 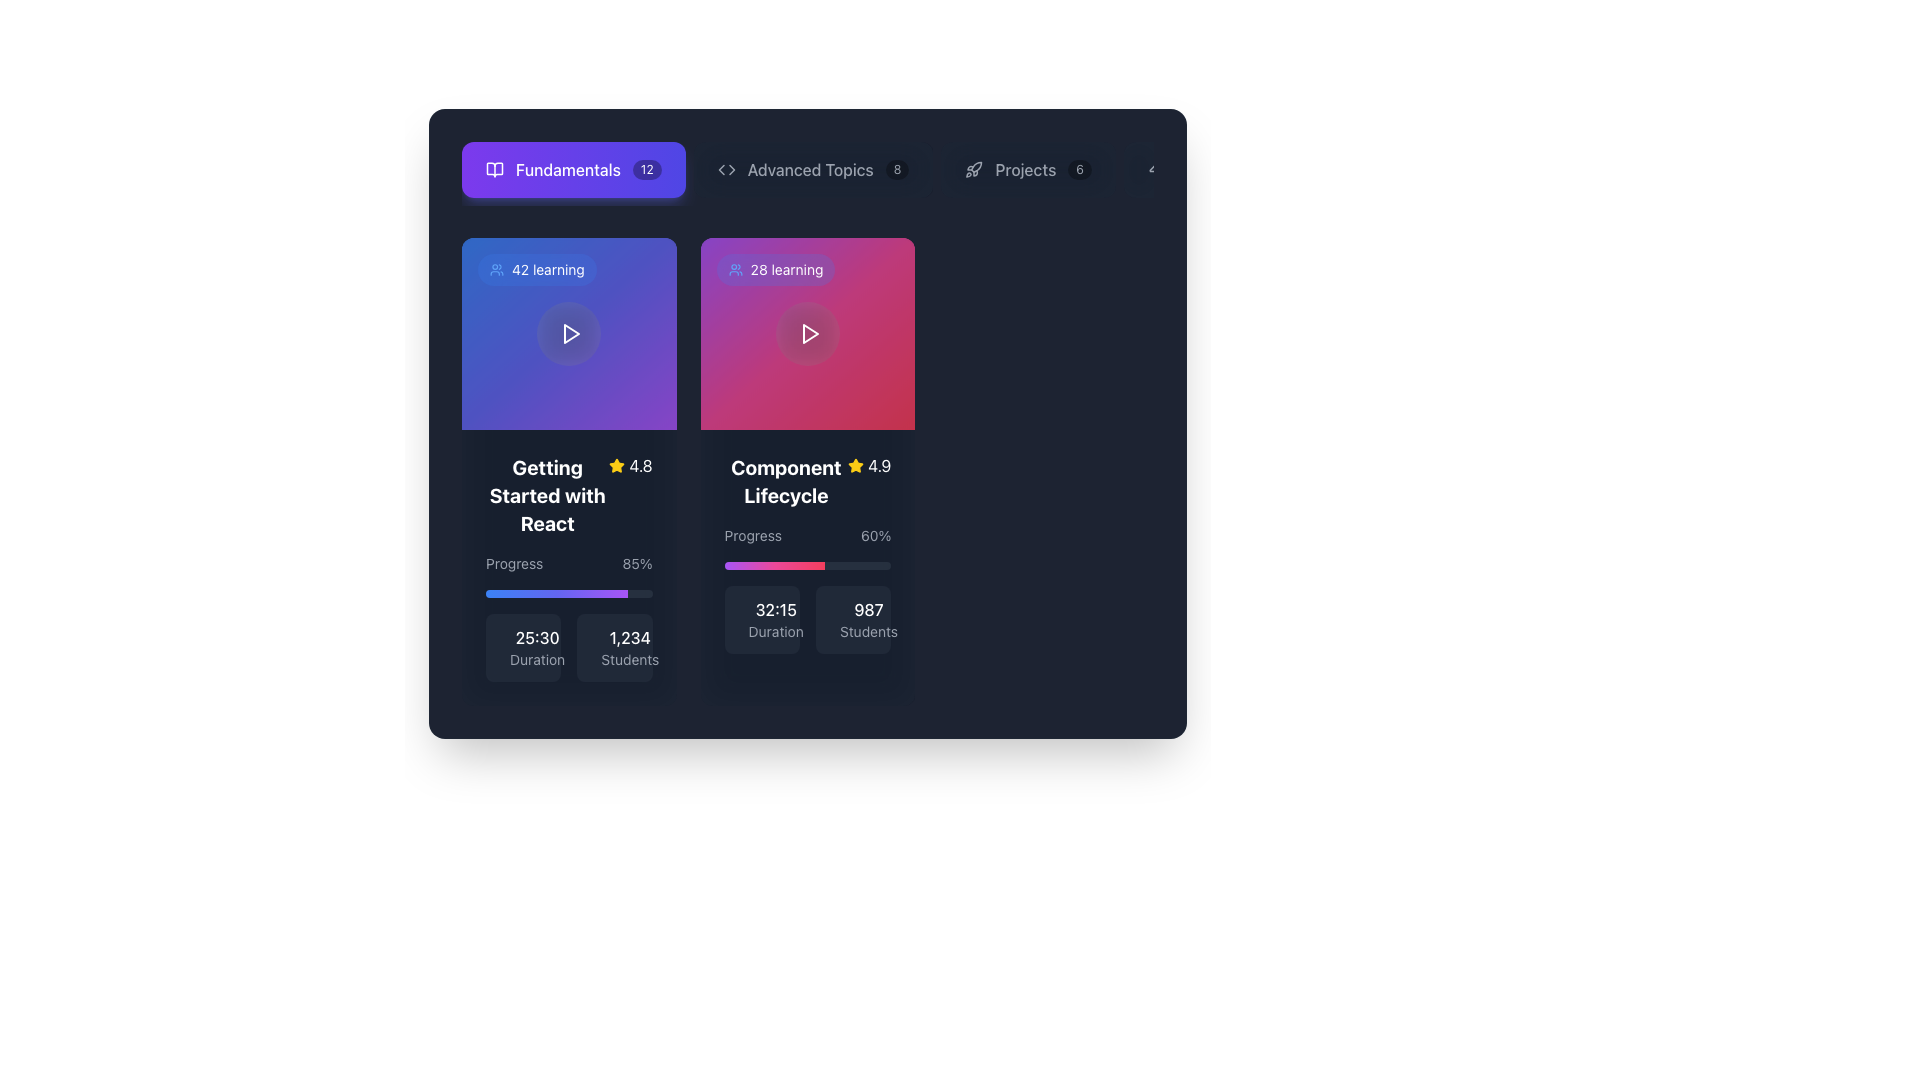 What do you see at coordinates (879, 466) in the screenshot?
I see `the static text displaying the rating '4.9' in white color, positioned next to a yellow star icon in the top-right section of the 'Component Lifecycle' card` at bounding box center [879, 466].